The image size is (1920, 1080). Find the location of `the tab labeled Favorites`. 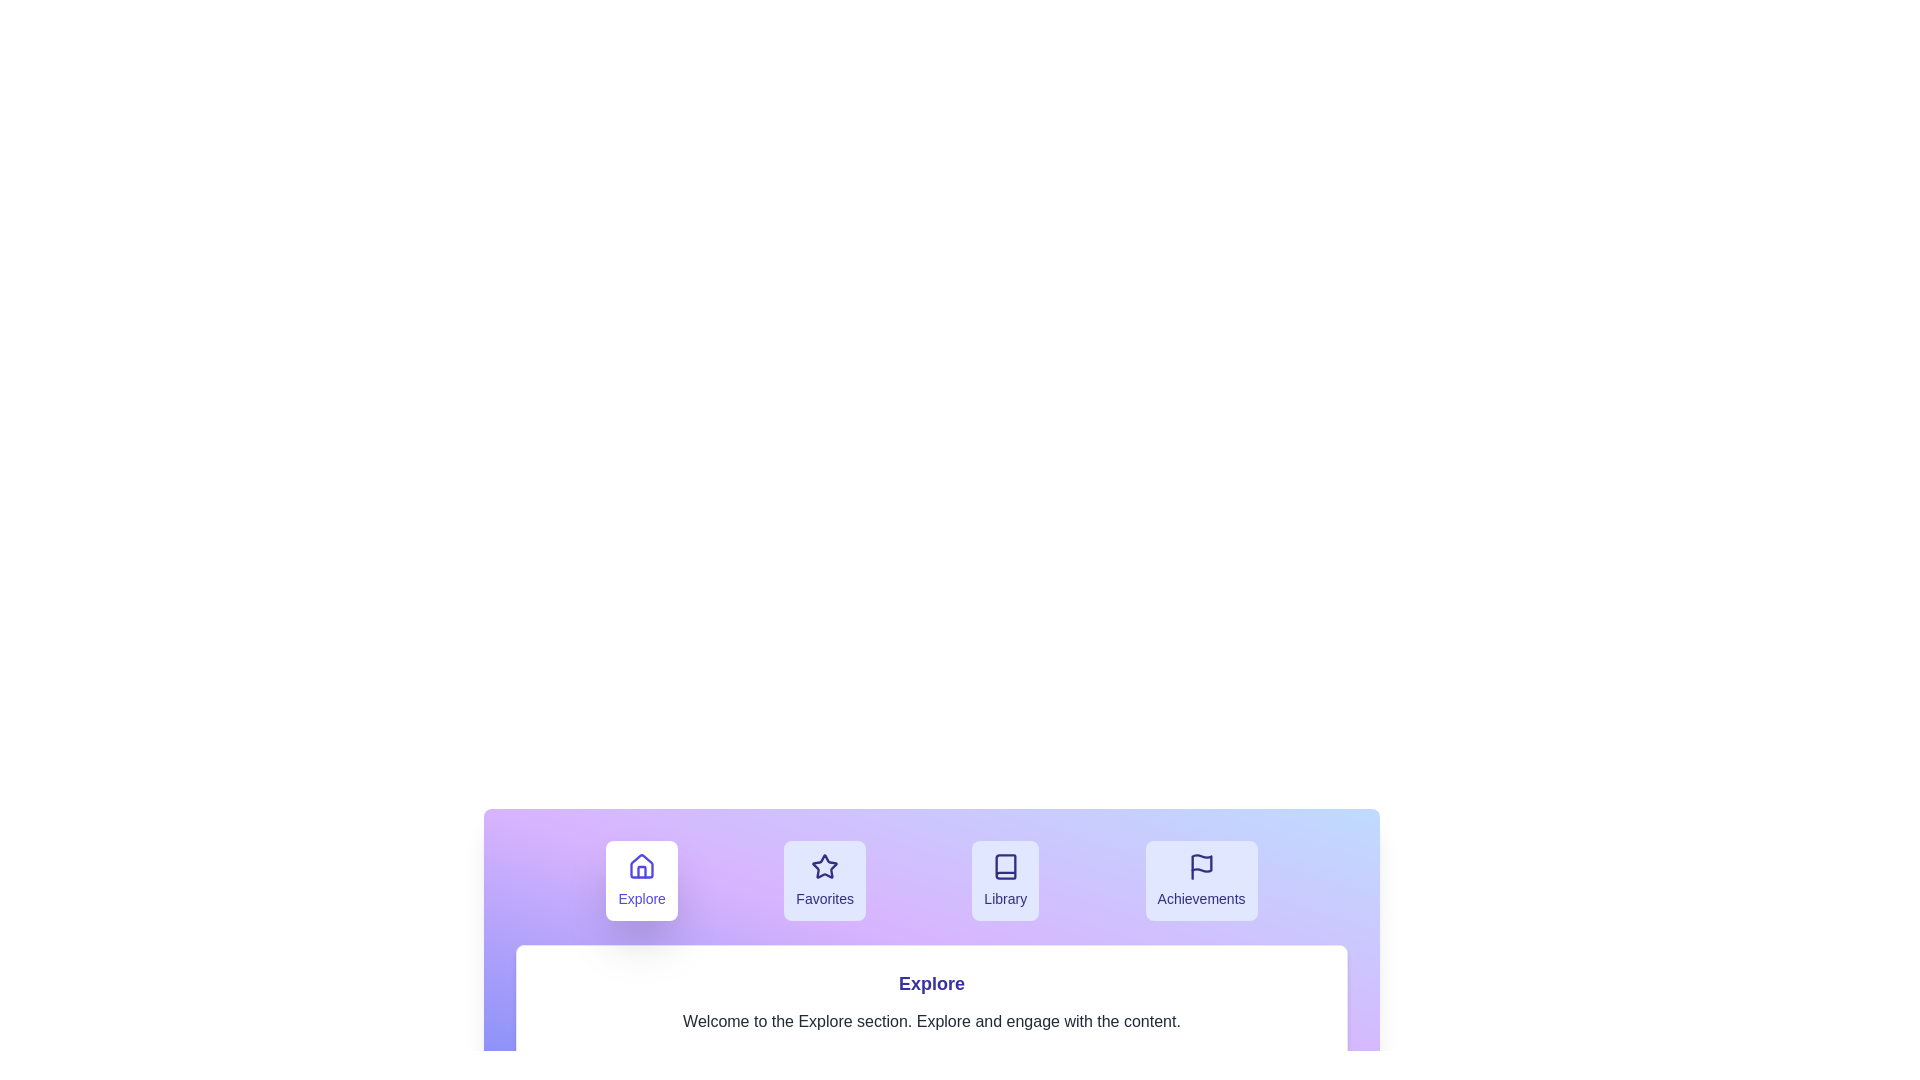

the tab labeled Favorites is located at coordinates (825, 879).